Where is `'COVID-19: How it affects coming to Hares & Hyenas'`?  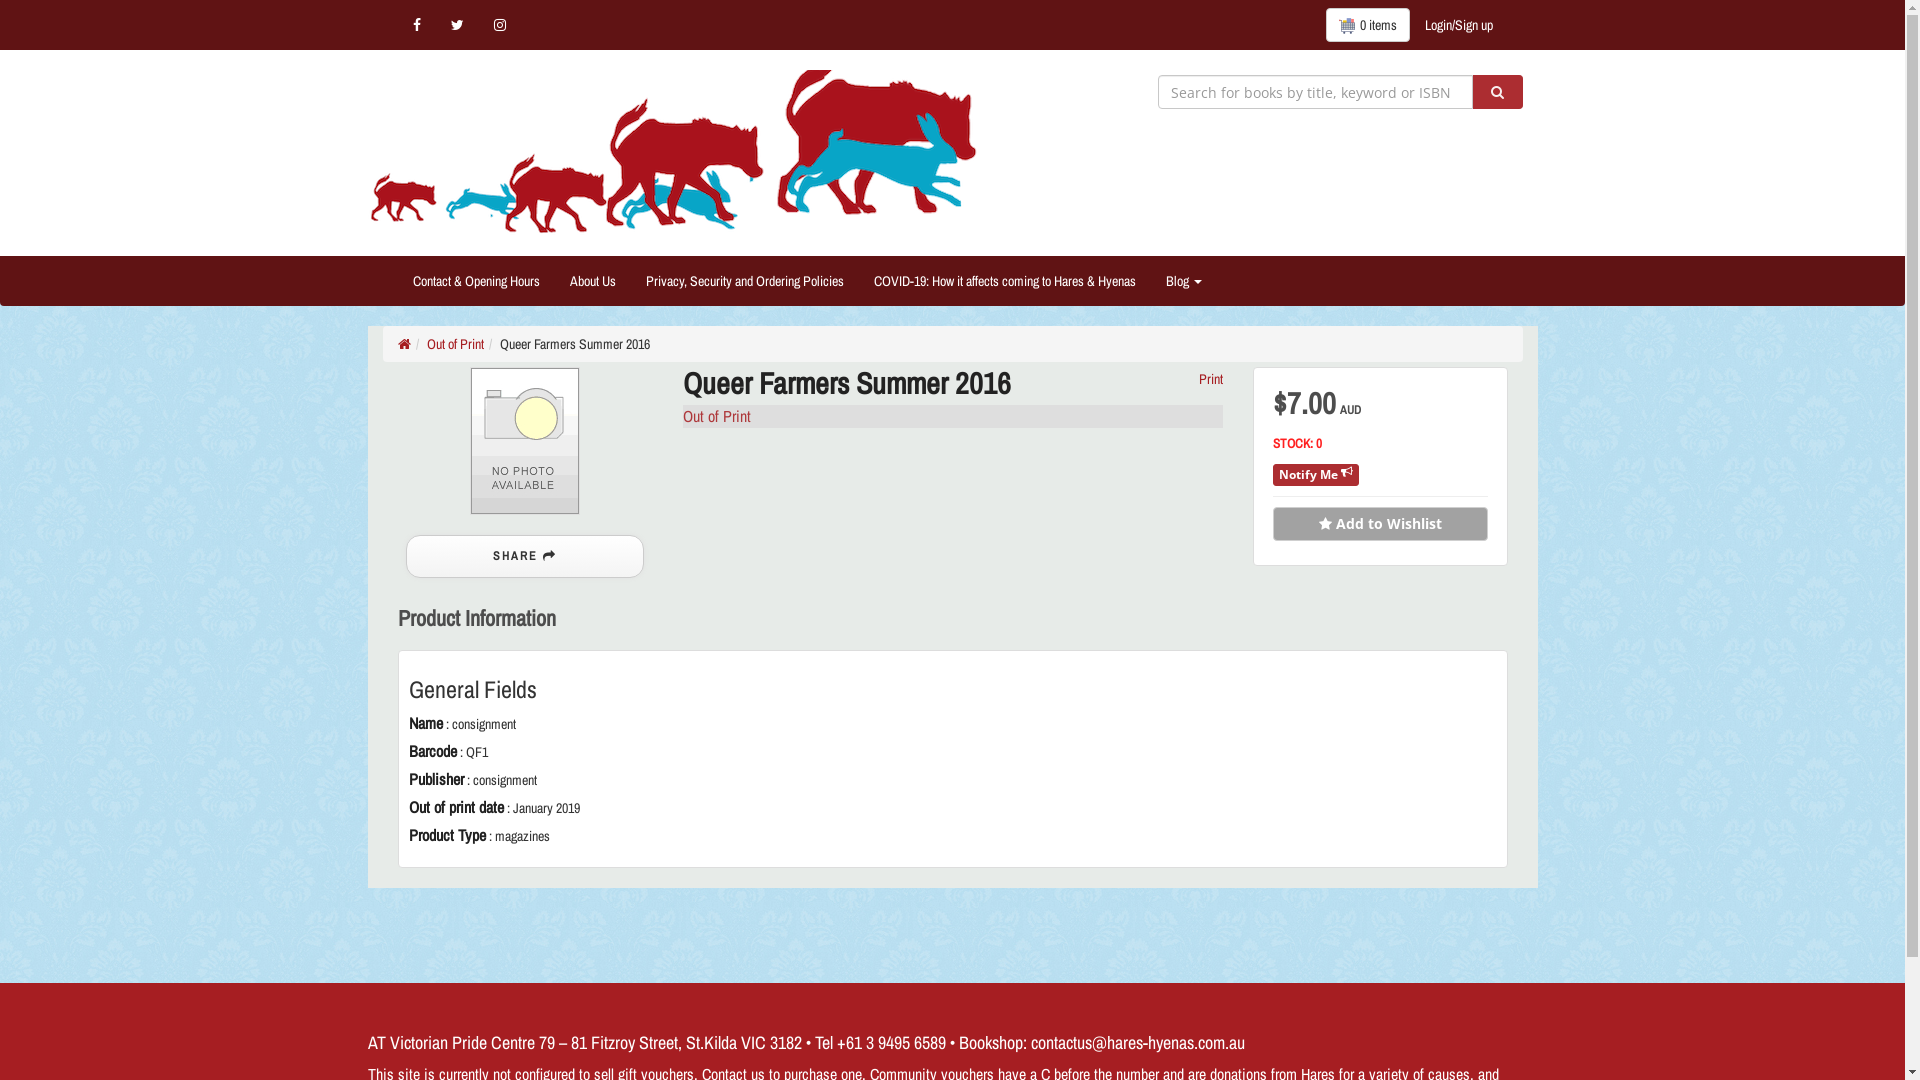 'COVID-19: How it affects coming to Hares & Hyenas' is located at coordinates (1003, 281).